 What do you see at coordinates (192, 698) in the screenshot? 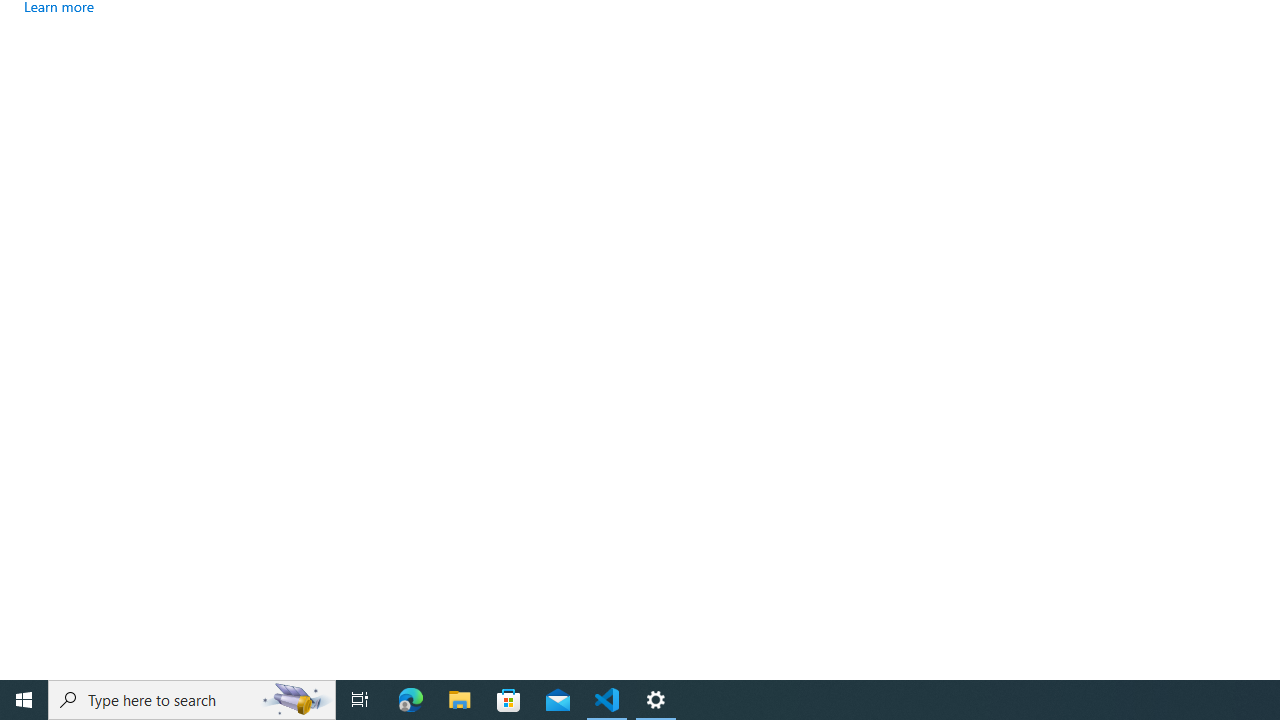
I see `'Type here to search'` at bounding box center [192, 698].